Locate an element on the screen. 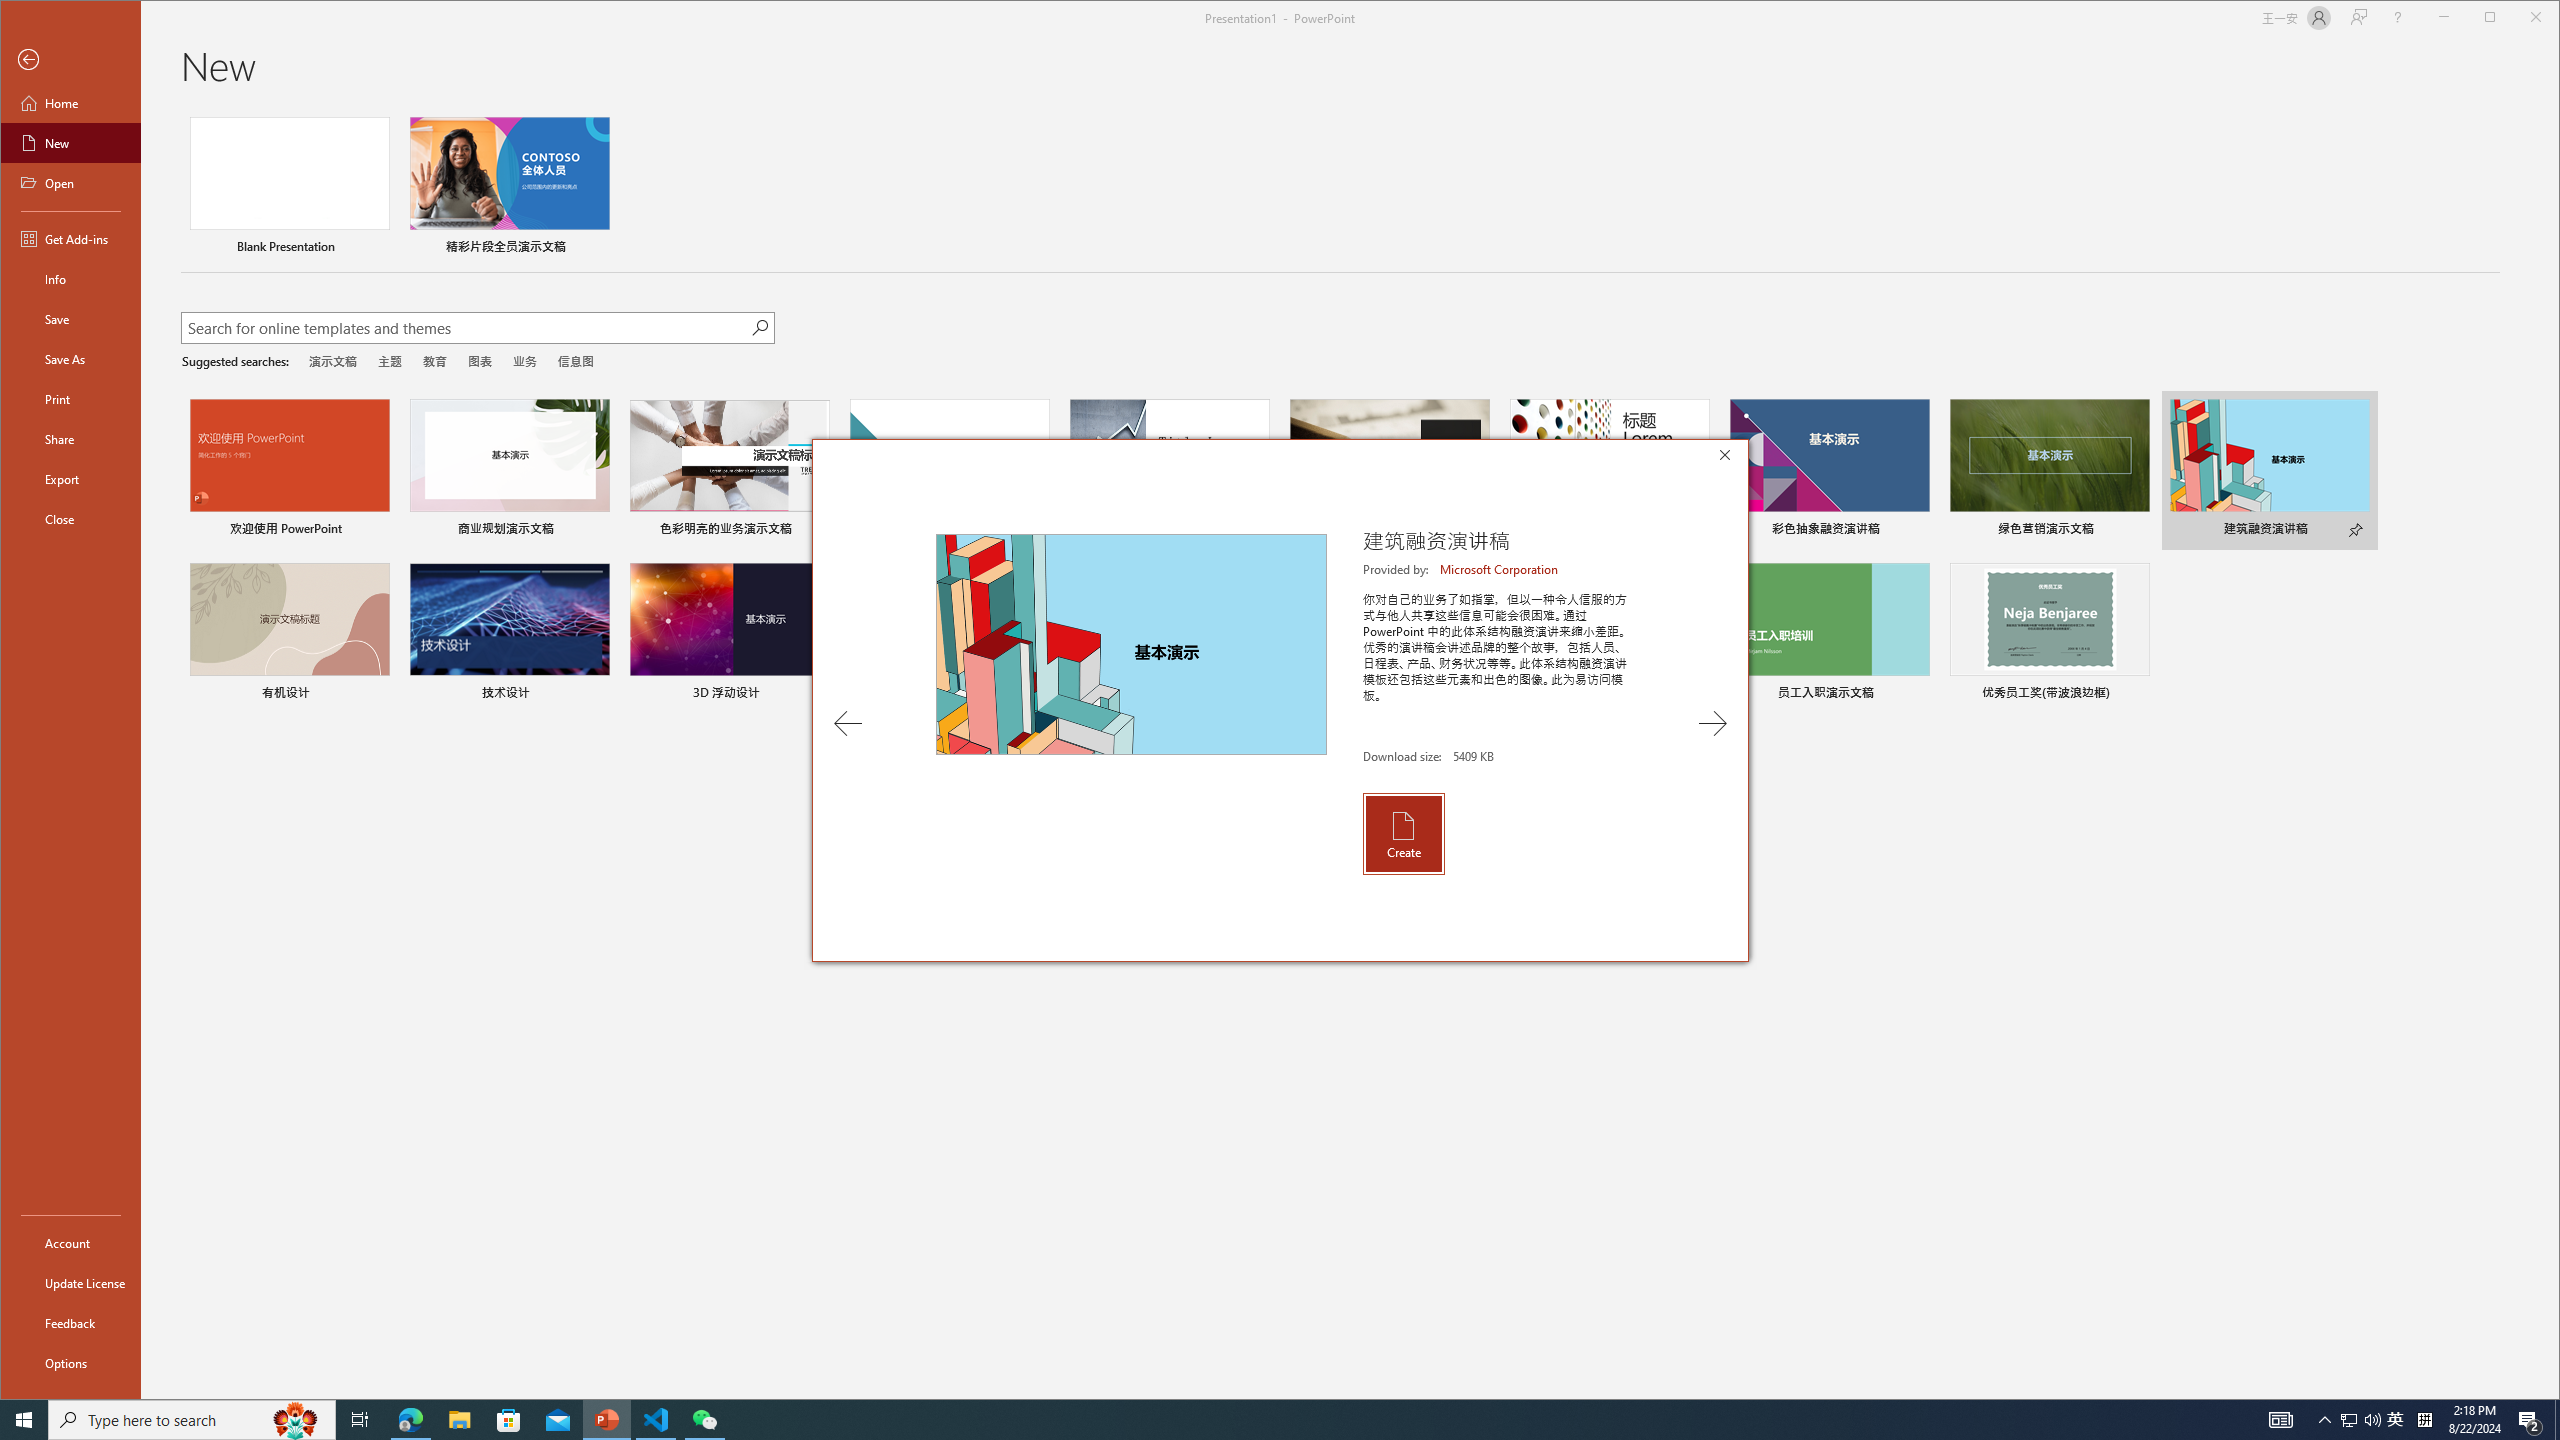  'Blank Presentation' is located at coordinates (289, 187).